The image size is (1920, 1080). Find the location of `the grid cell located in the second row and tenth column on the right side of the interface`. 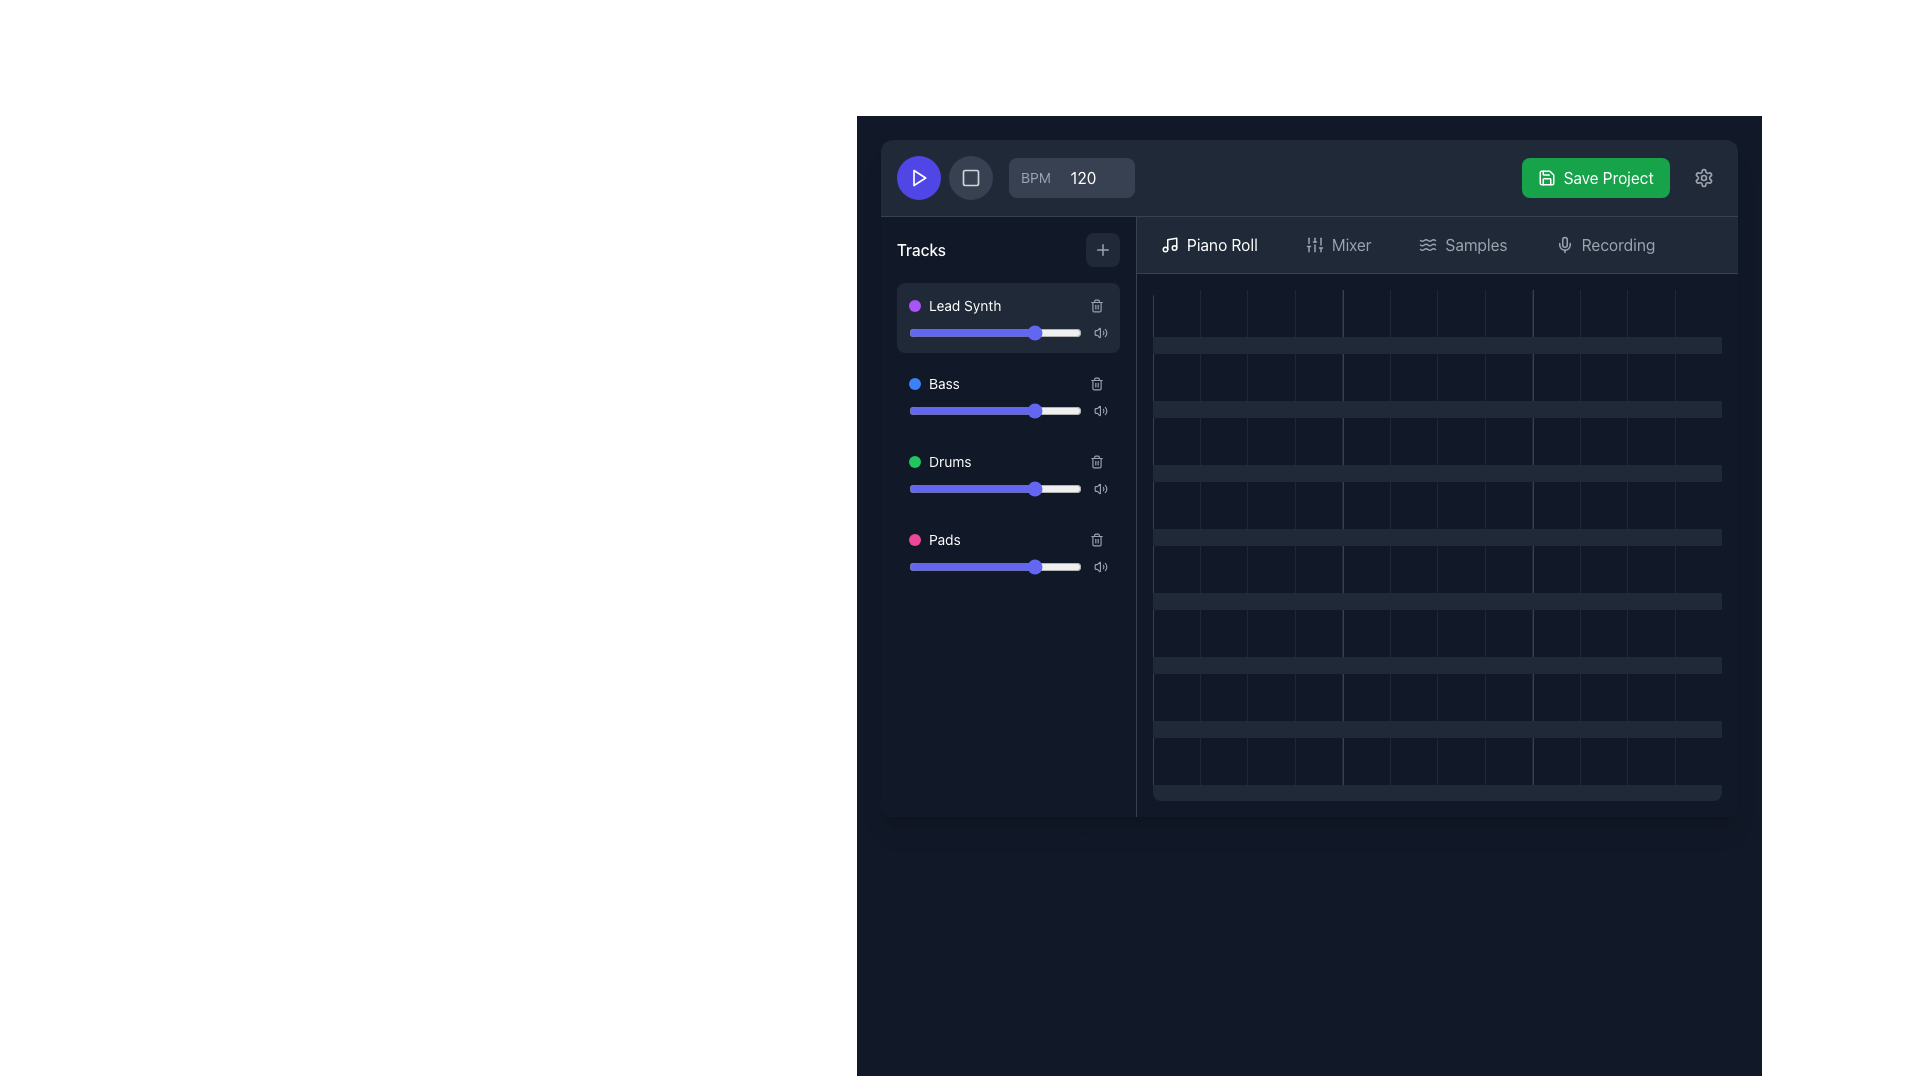

the grid cell located in the second row and tenth column on the right side of the interface is located at coordinates (1603, 377).